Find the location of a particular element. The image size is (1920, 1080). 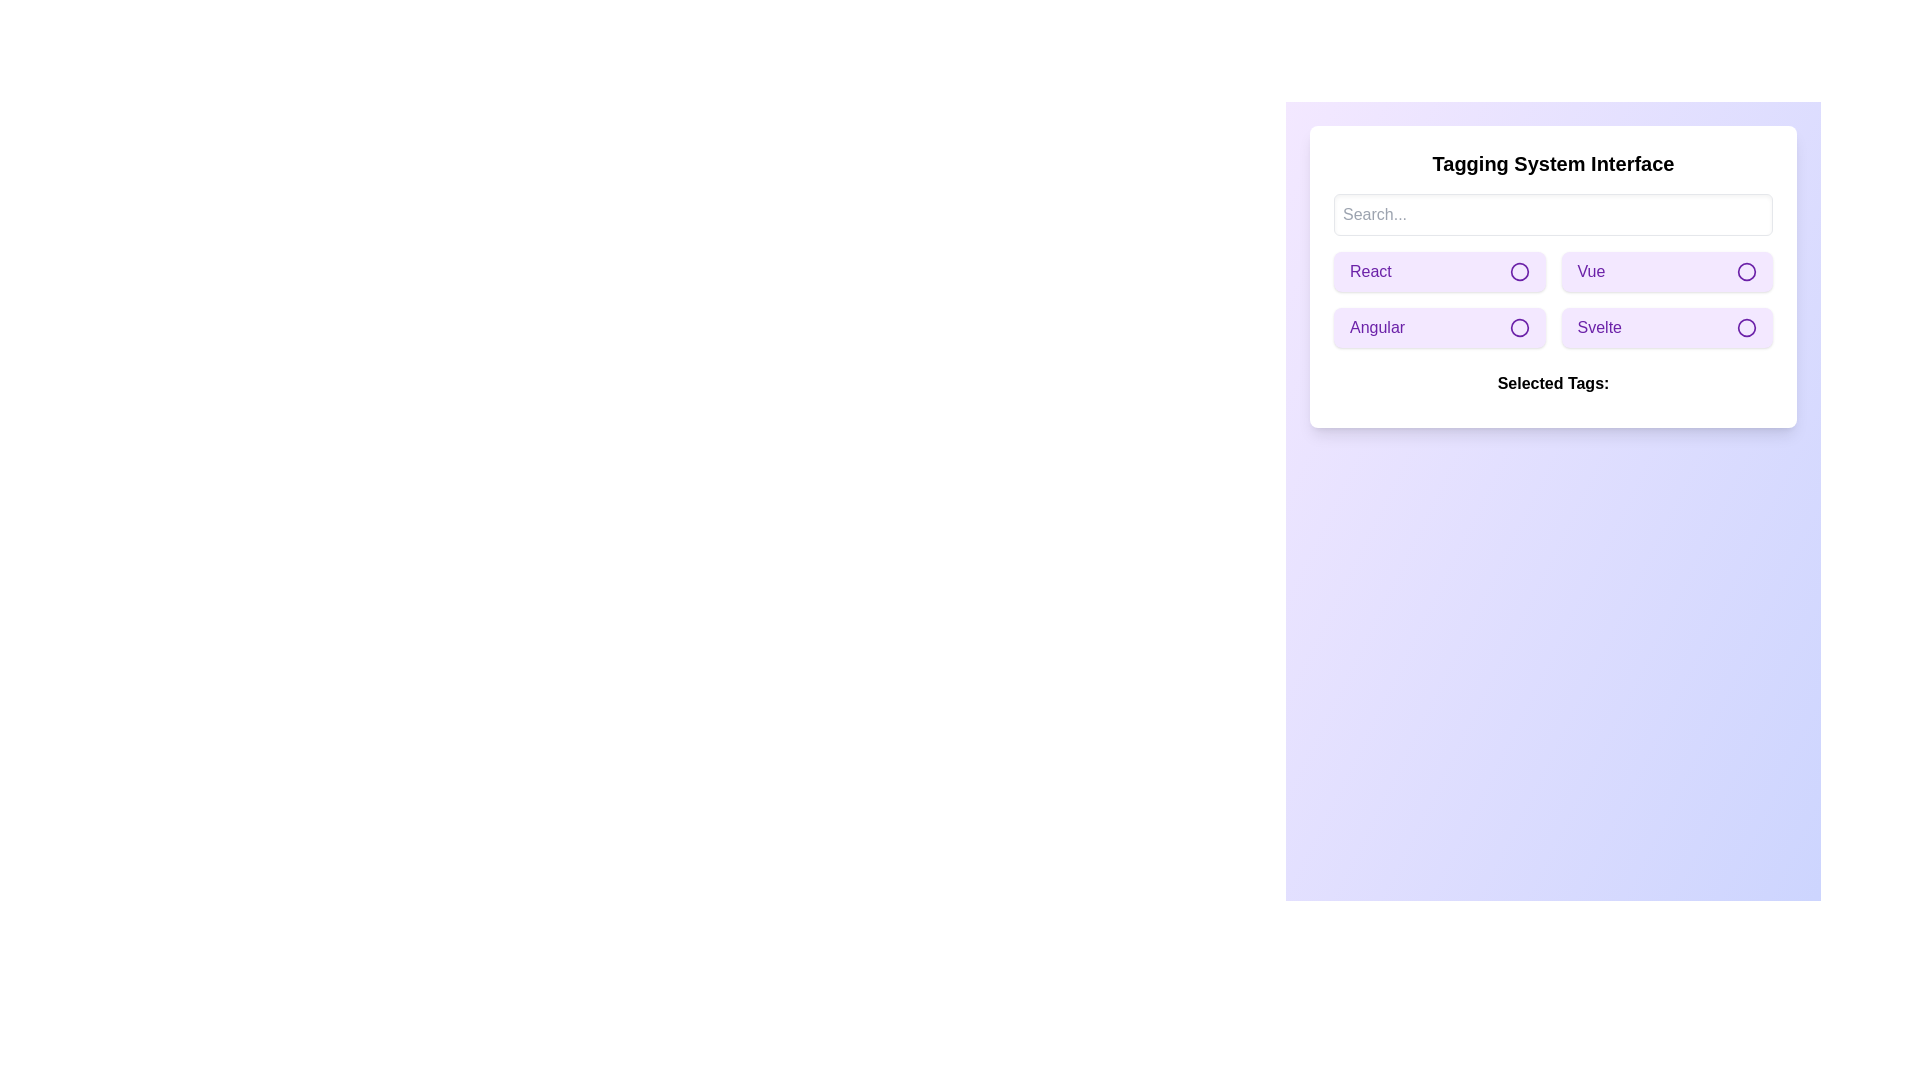

the circular icon with a 10-pixel radius, located in the bottom-right quadrant of the form, adjacent to the option labeled 'Svelte' is located at coordinates (1746, 326).